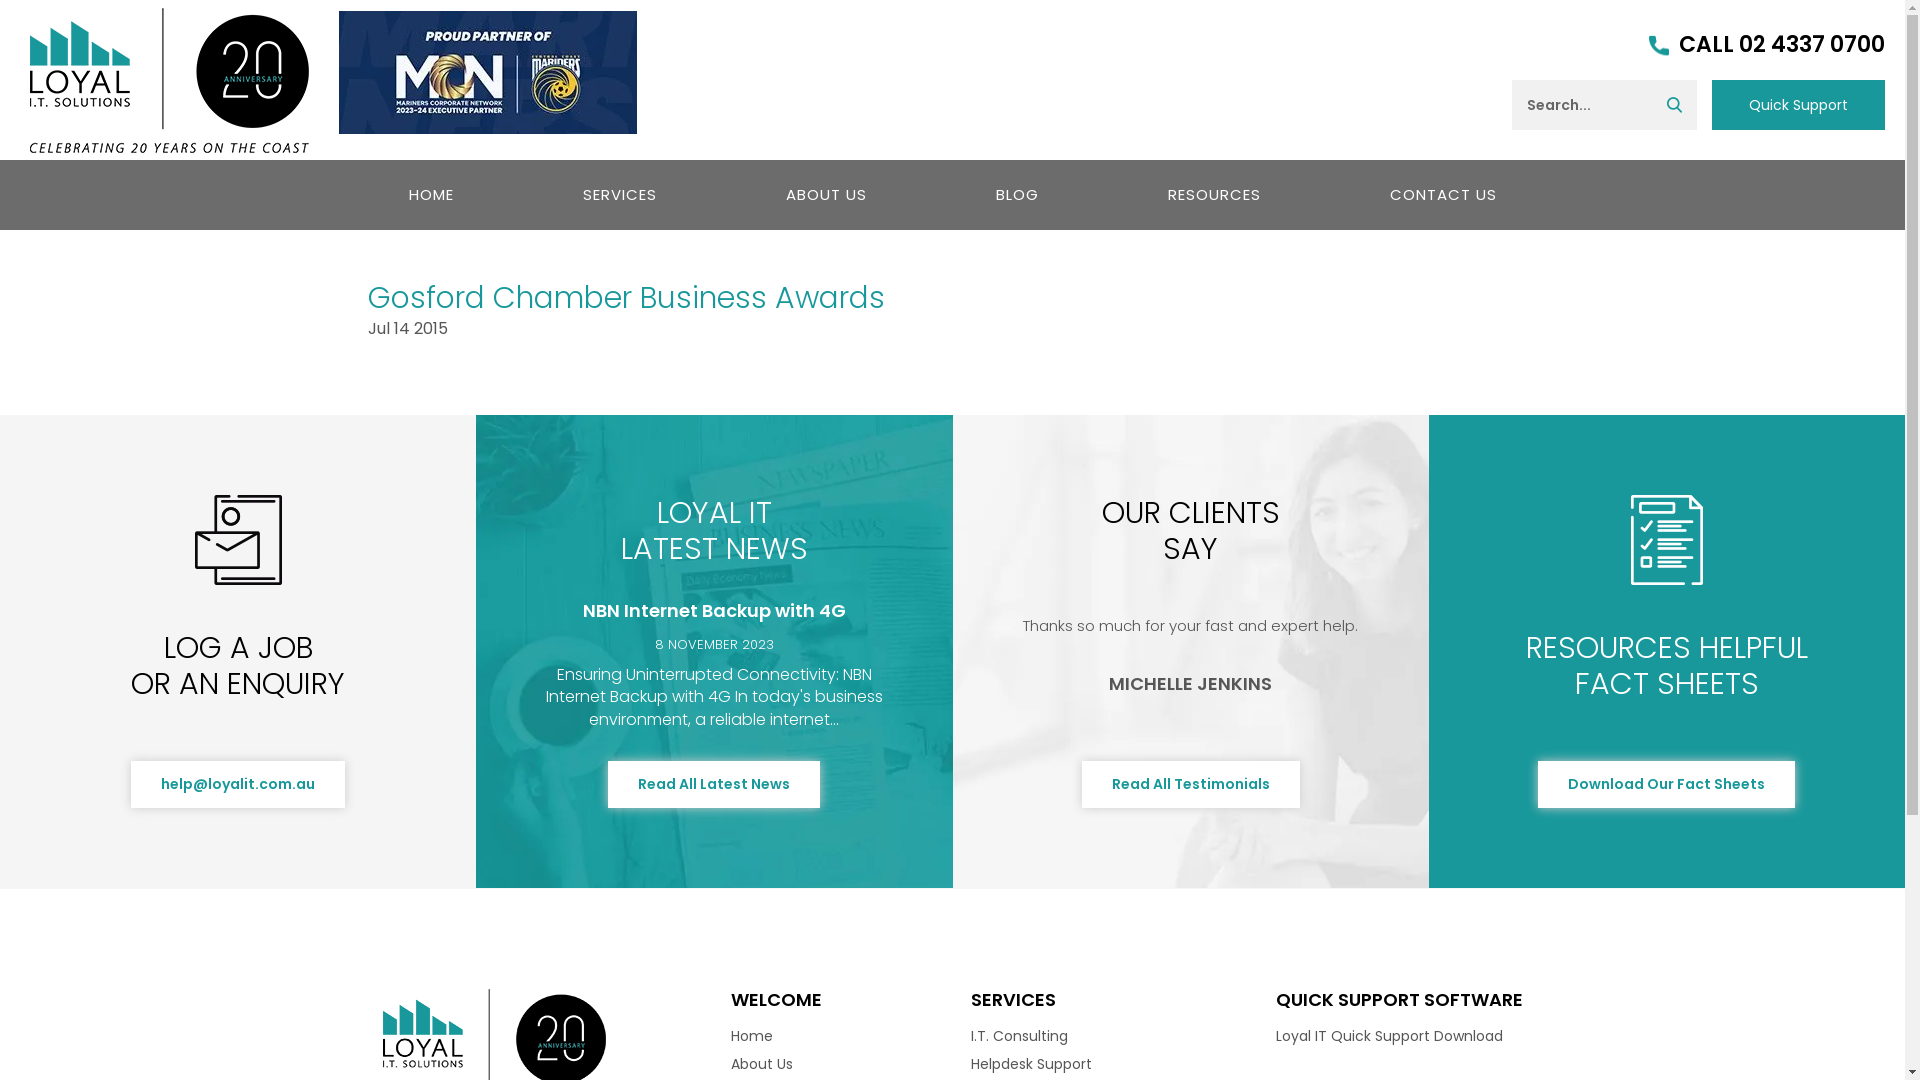  What do you see at coordinates (238, 783) in the screenshot?
I see `'help@loyalit.com.au'` at bounding box center [238, 783].